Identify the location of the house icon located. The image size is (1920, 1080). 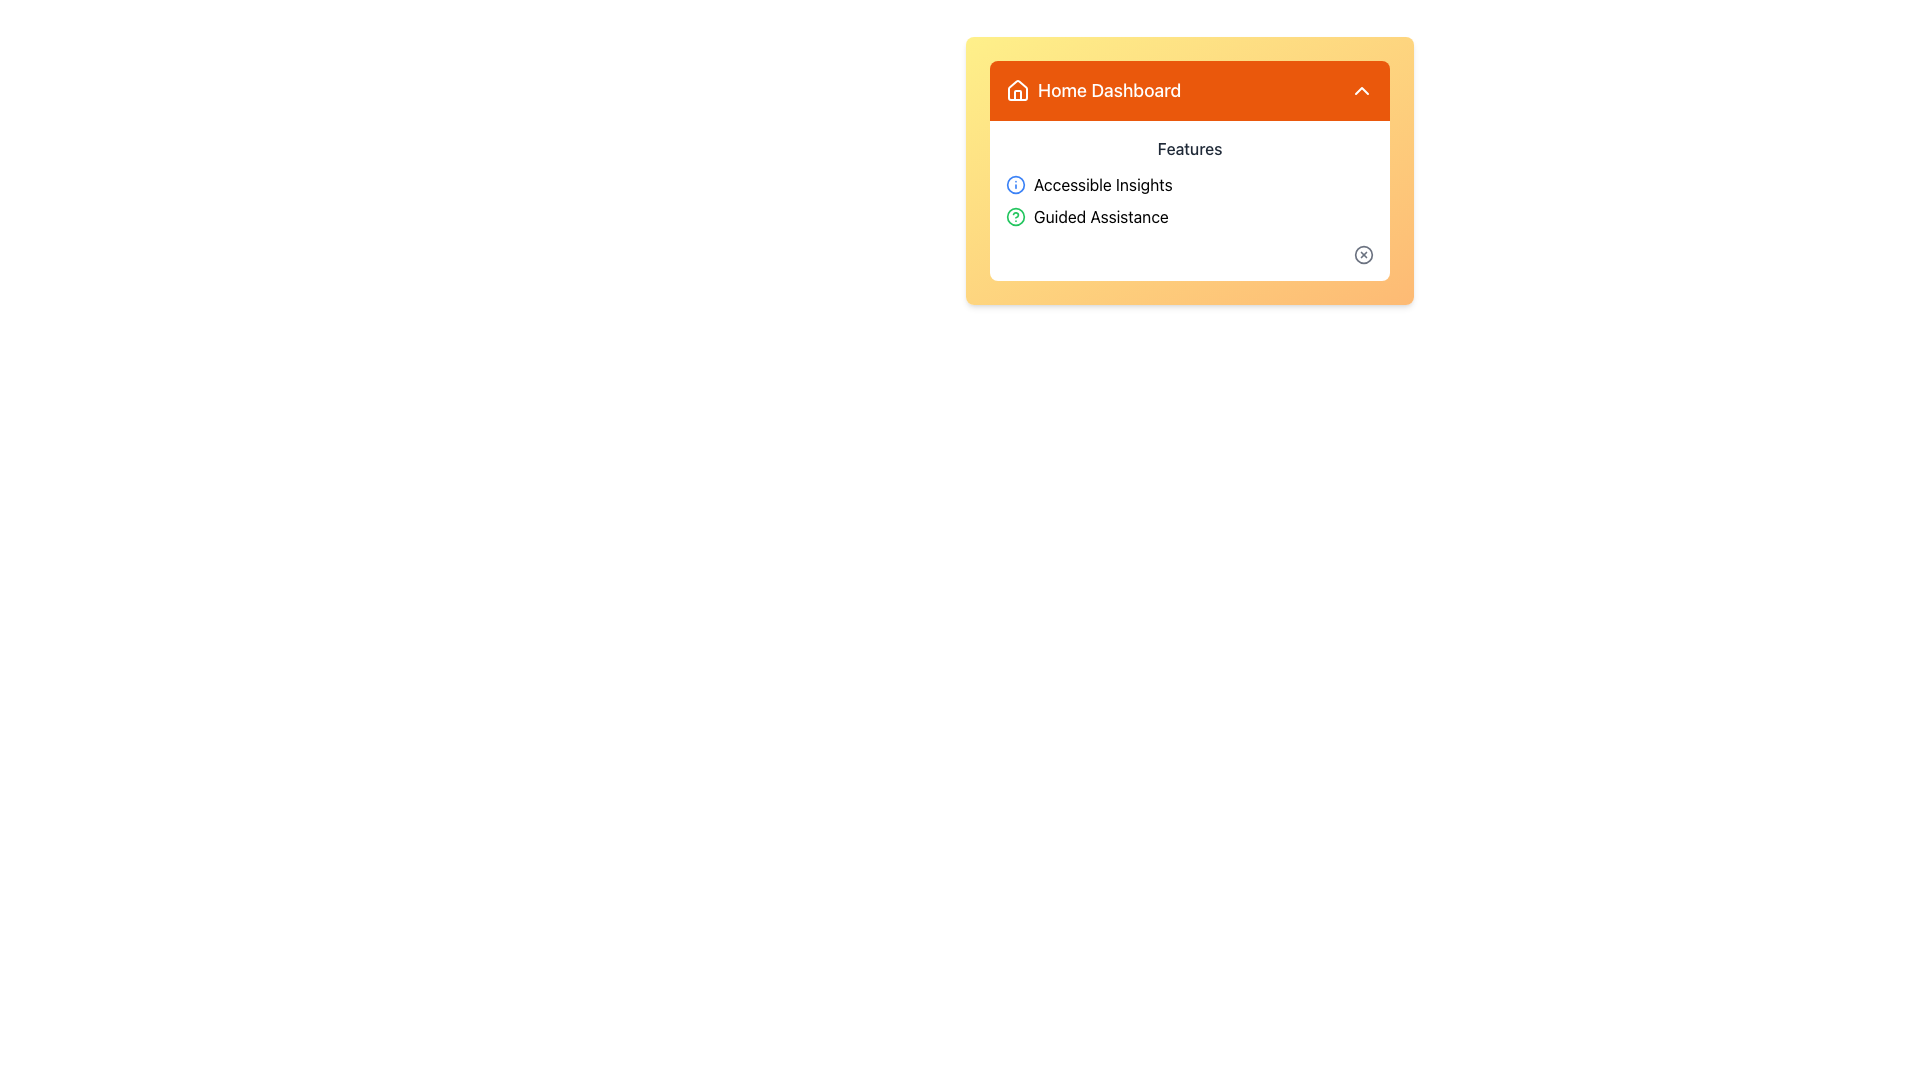
(1017, 95).